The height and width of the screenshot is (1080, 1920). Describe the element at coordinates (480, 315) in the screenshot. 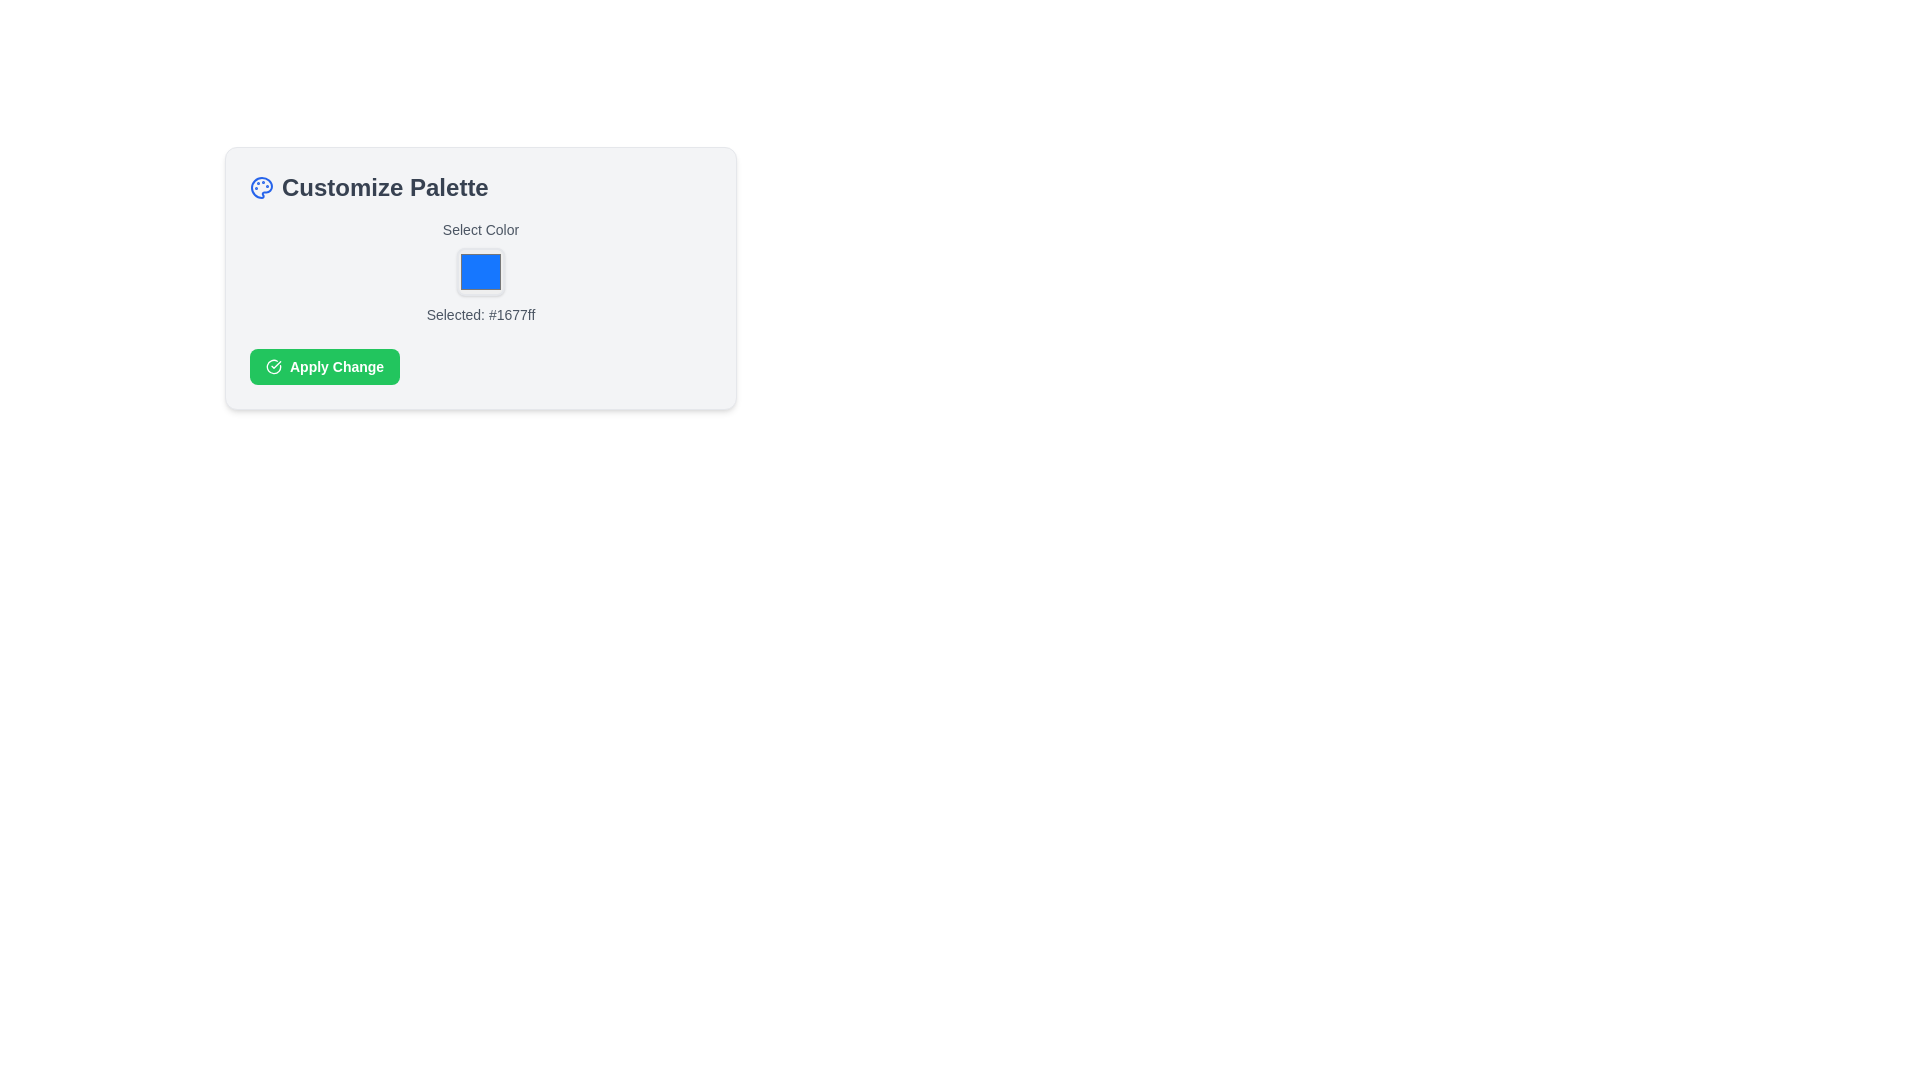

I see `the informational Text label that displays the currently selected color value, located centrally below the color selection box` at that location.